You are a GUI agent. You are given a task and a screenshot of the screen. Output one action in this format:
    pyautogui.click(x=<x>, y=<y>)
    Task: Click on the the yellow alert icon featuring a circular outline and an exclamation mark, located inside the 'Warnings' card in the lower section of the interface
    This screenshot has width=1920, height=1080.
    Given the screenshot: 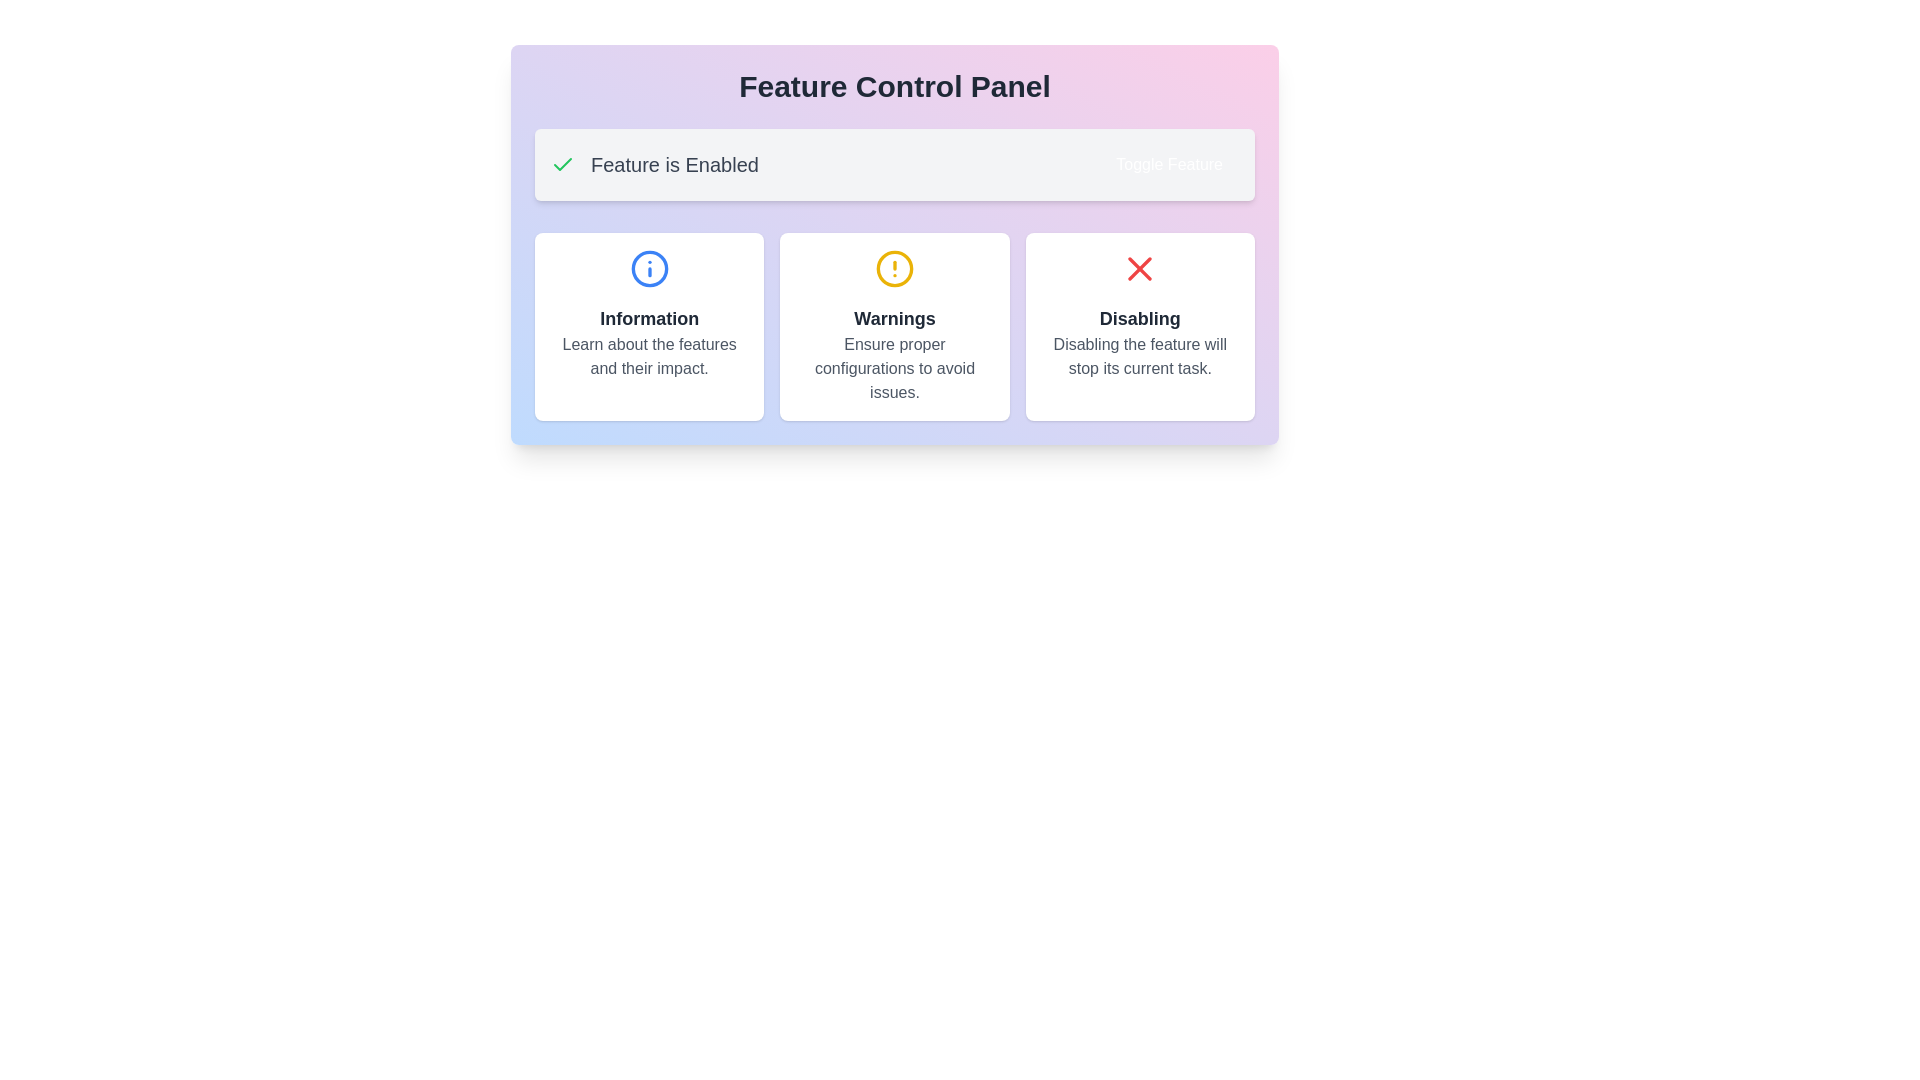 What is the action you would take?
    pyautogui.click(x=893, y=268)
    